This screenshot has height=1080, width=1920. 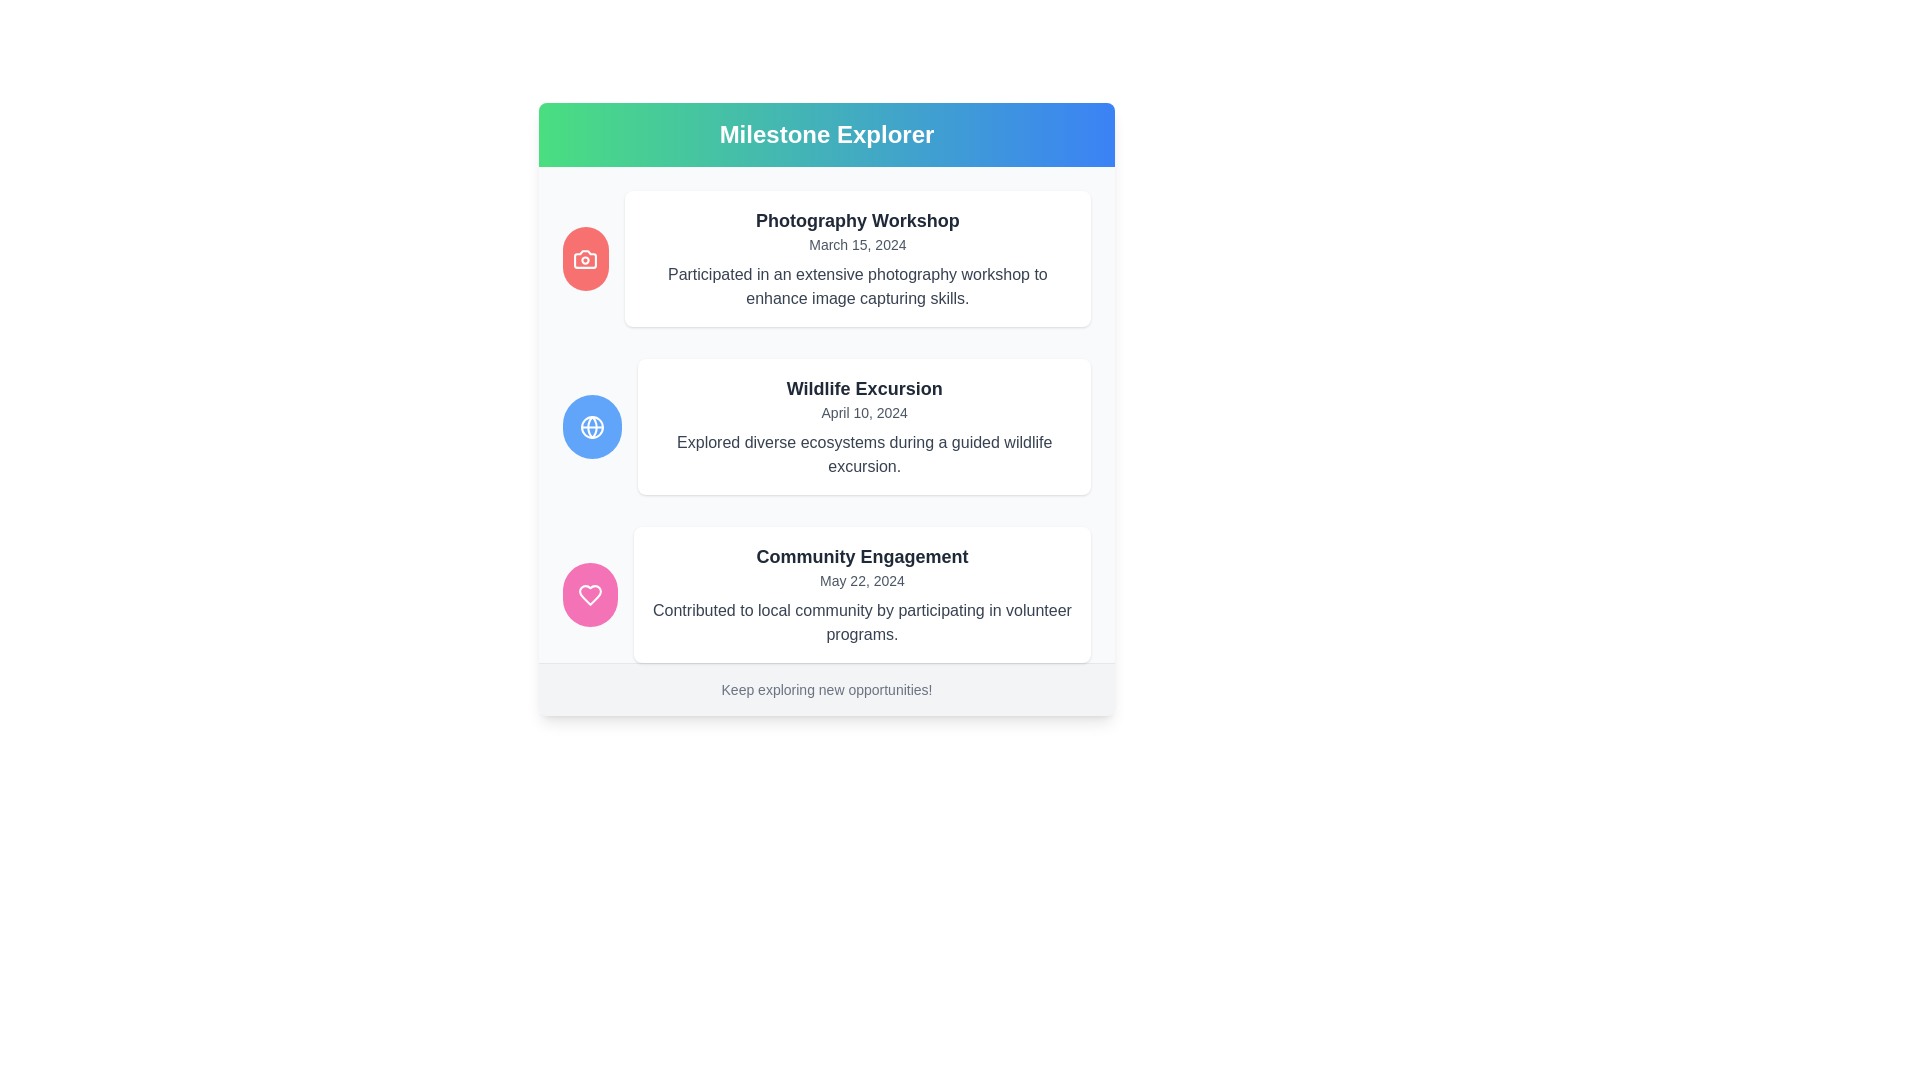 I want to click on the circular blue icon with a white globe illustration that is located to the left of the 'Wildlife Excursion' section, so click(x=591, y=426).